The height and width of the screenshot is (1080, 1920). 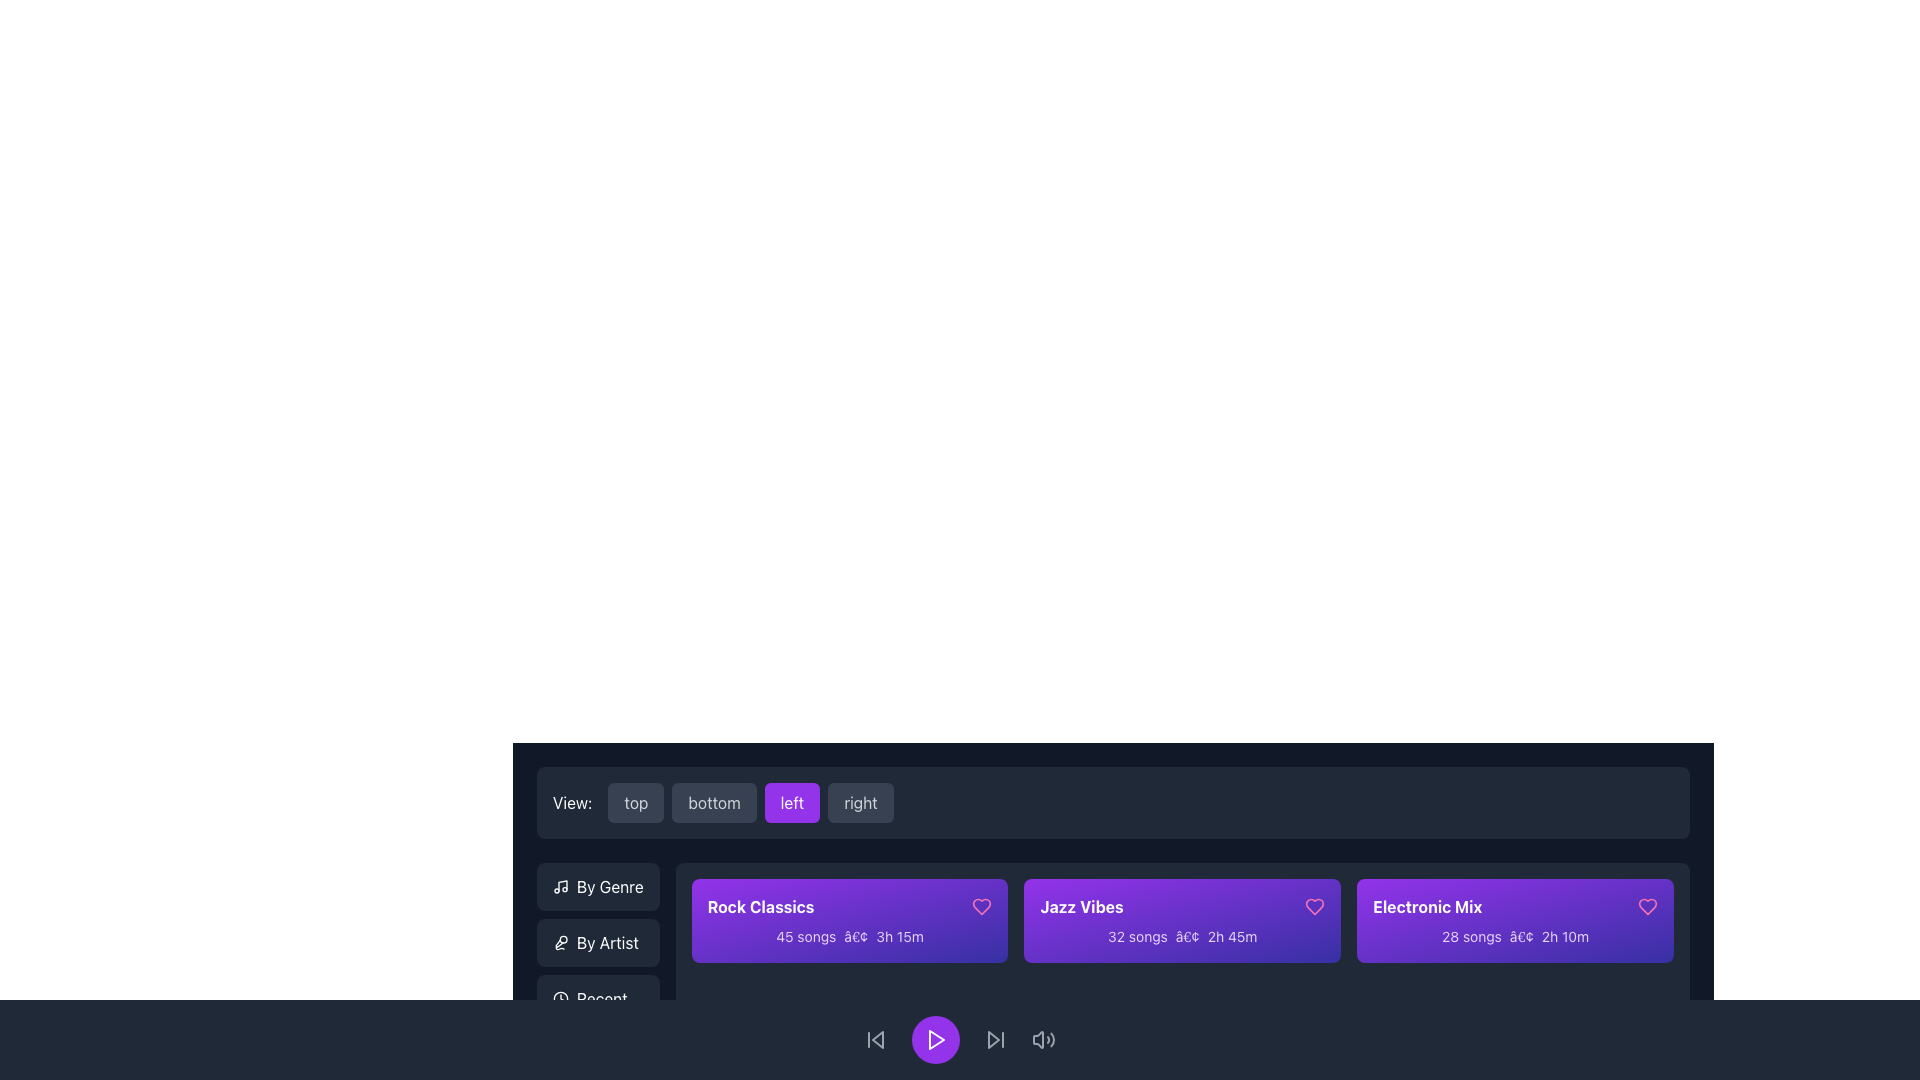 I want to click on the 'Recent' button, which is styled with a dark background and includes white text and a clock icon, so click(x=597, y=999).